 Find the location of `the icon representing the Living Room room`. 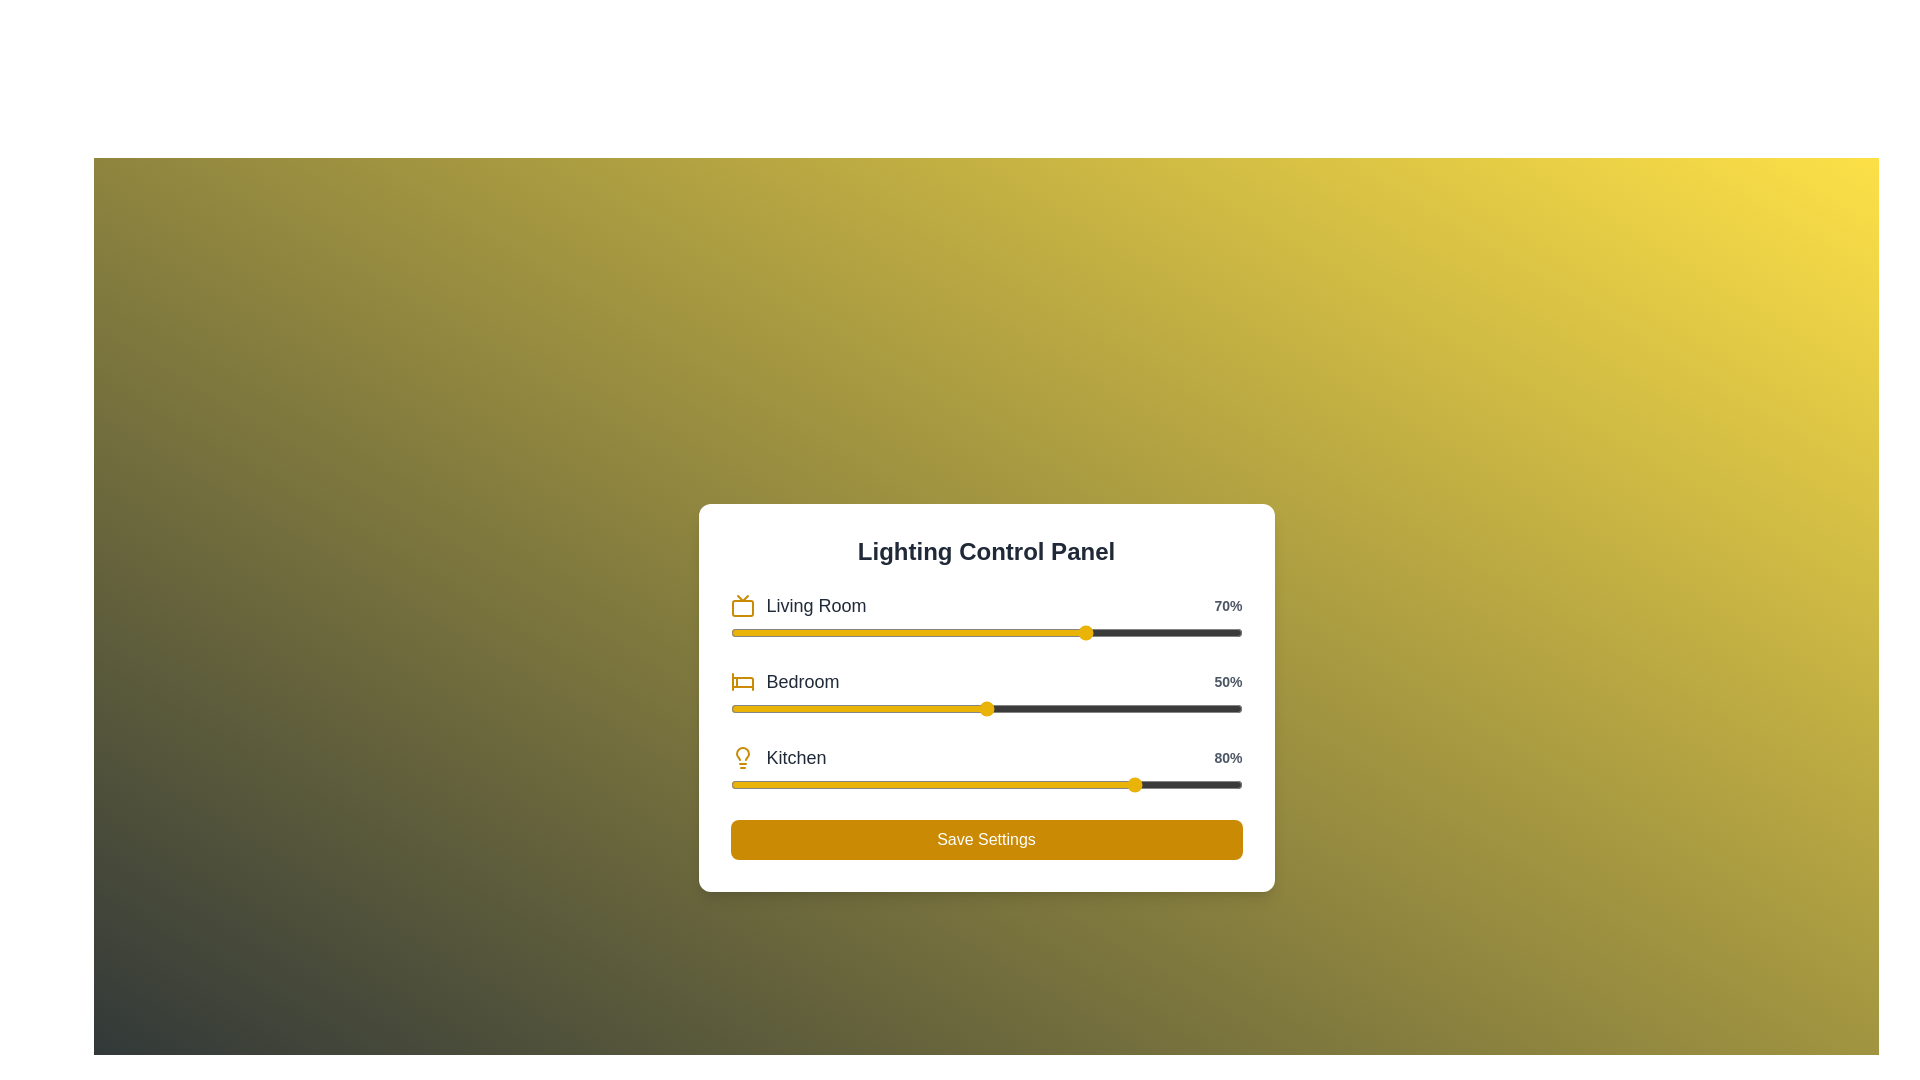

the icon representing the Living Room room is located at coordinates (741, 604).